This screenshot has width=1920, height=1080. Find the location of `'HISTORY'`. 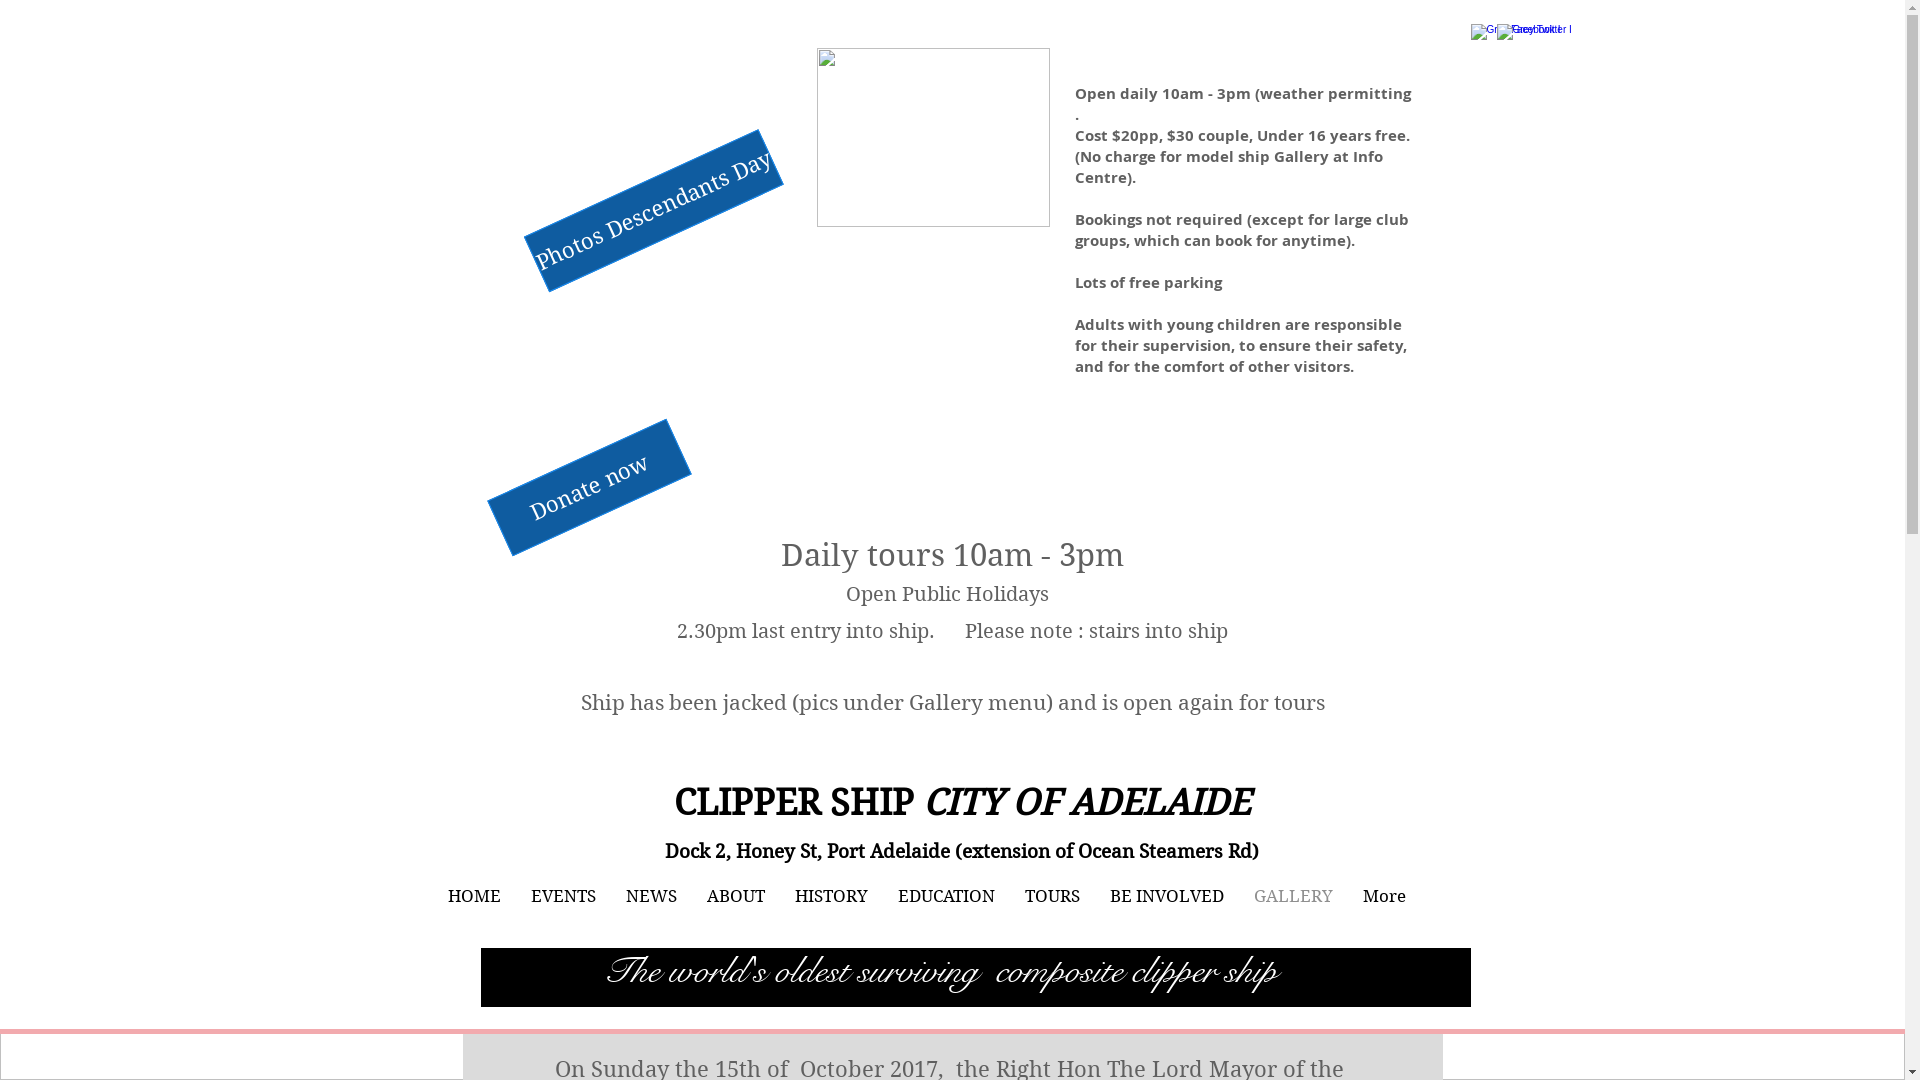

'HISTORY' is located at coordinates (831, 895).